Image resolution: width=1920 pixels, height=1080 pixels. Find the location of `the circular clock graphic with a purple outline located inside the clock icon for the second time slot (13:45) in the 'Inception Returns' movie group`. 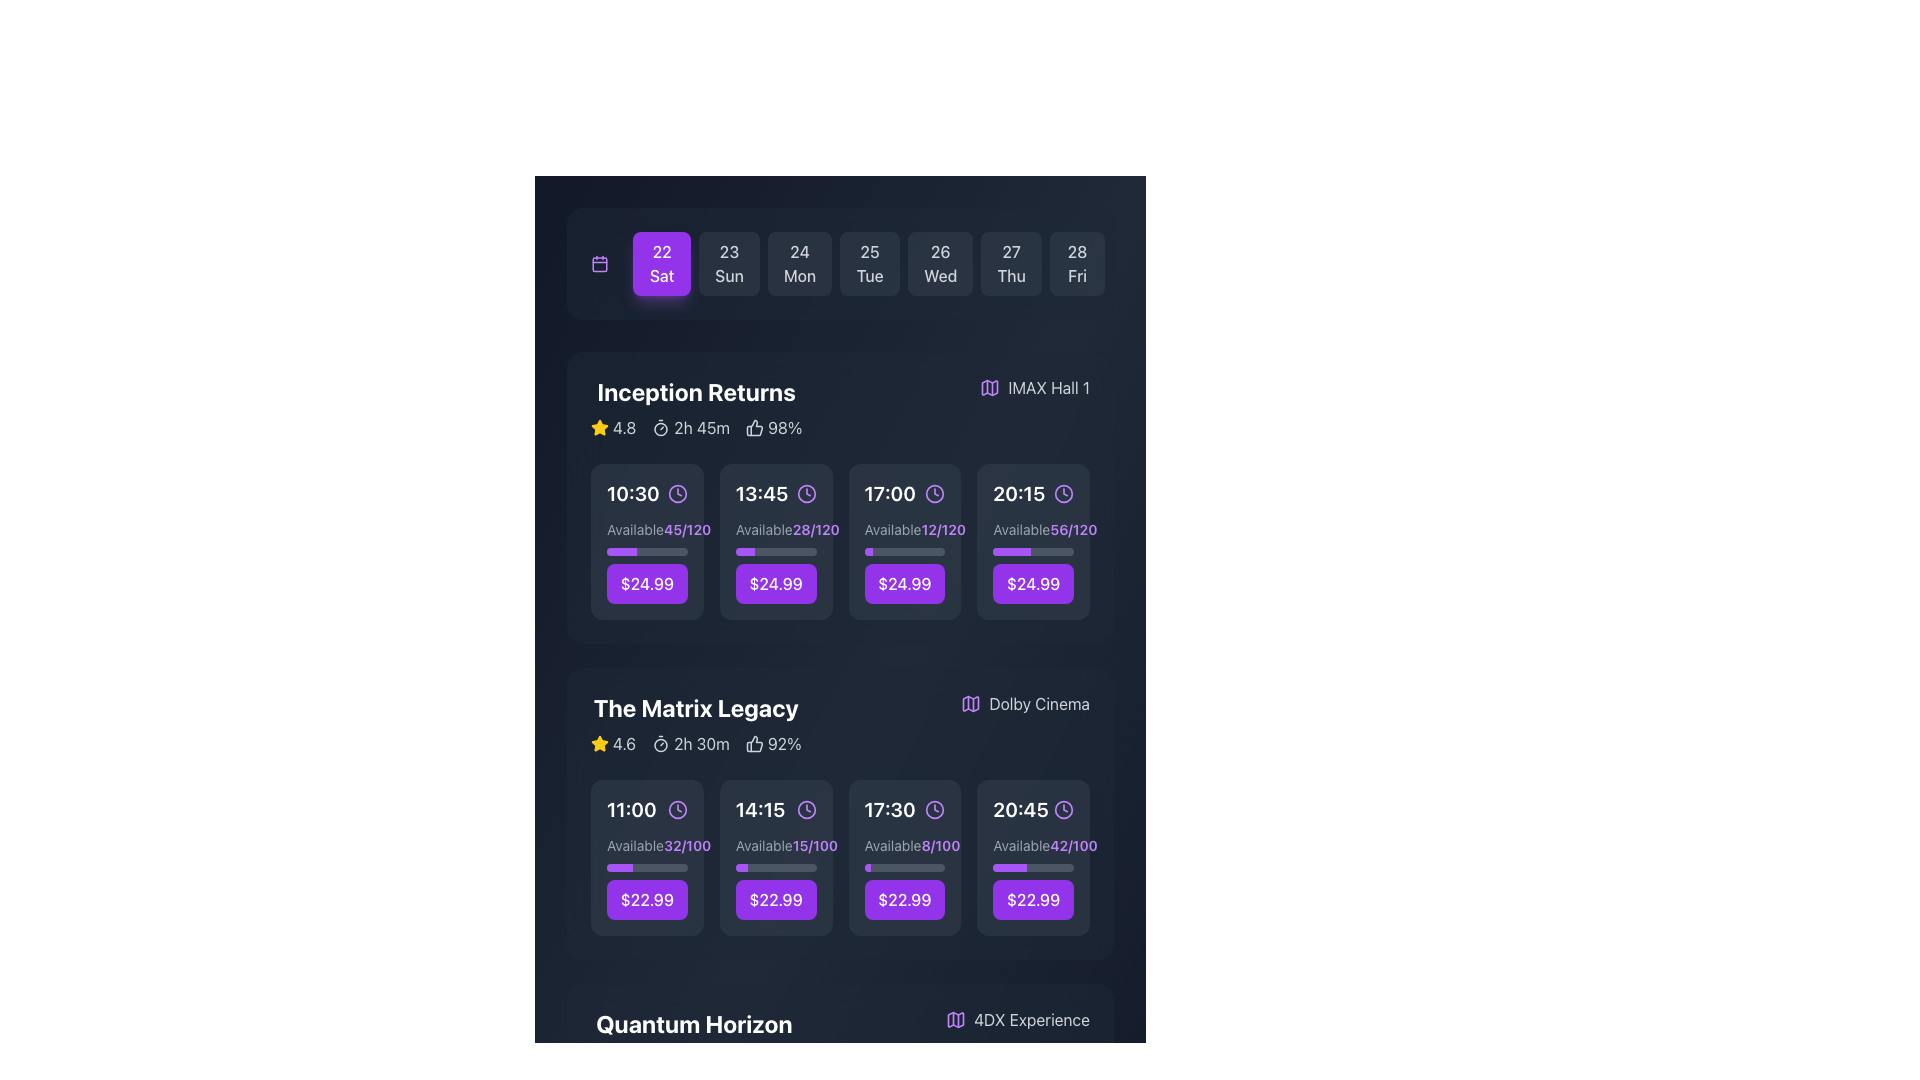

the circular clock graphic with a purple outline located inside the clock icon for the second time slot (13:45) in the 'Inception Returns' movie group is located at coordinates (806, 493).